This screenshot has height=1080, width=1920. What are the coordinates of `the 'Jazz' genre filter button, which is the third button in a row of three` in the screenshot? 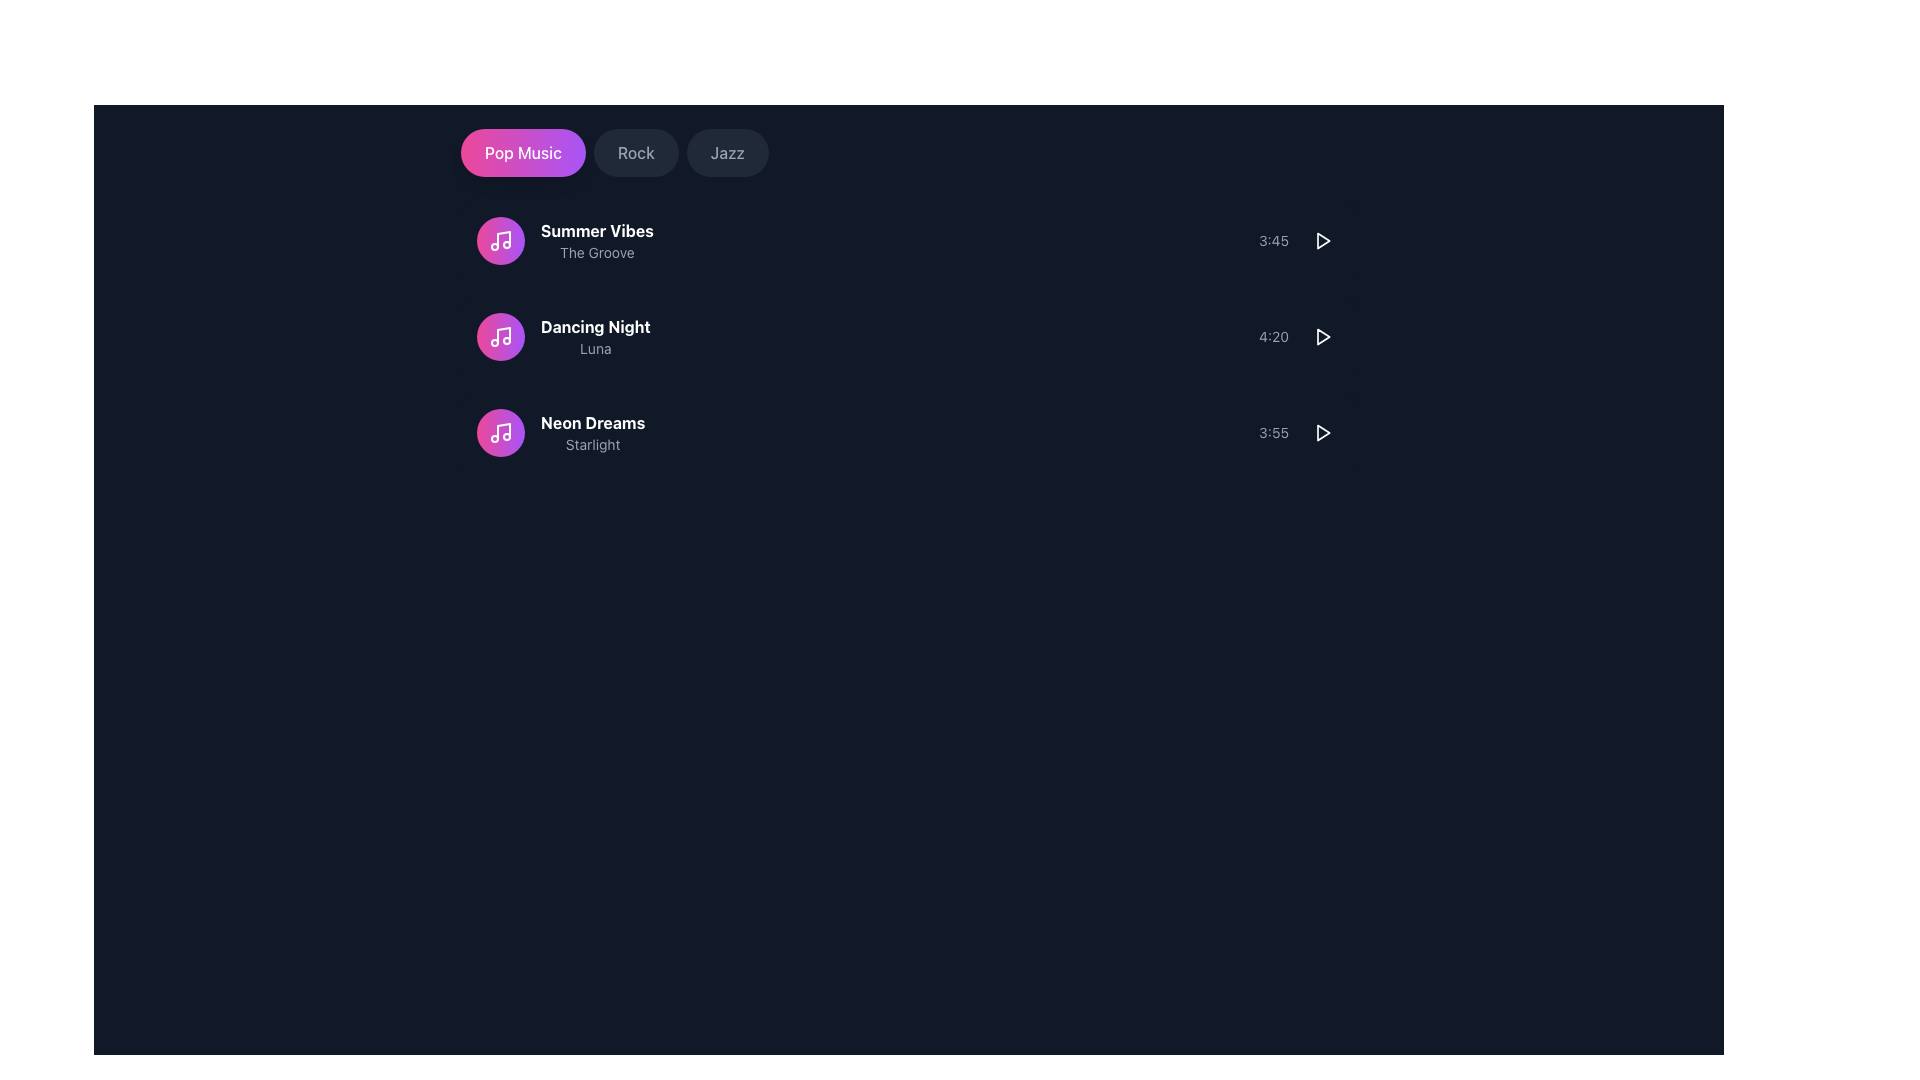 It's located at (726, 152).